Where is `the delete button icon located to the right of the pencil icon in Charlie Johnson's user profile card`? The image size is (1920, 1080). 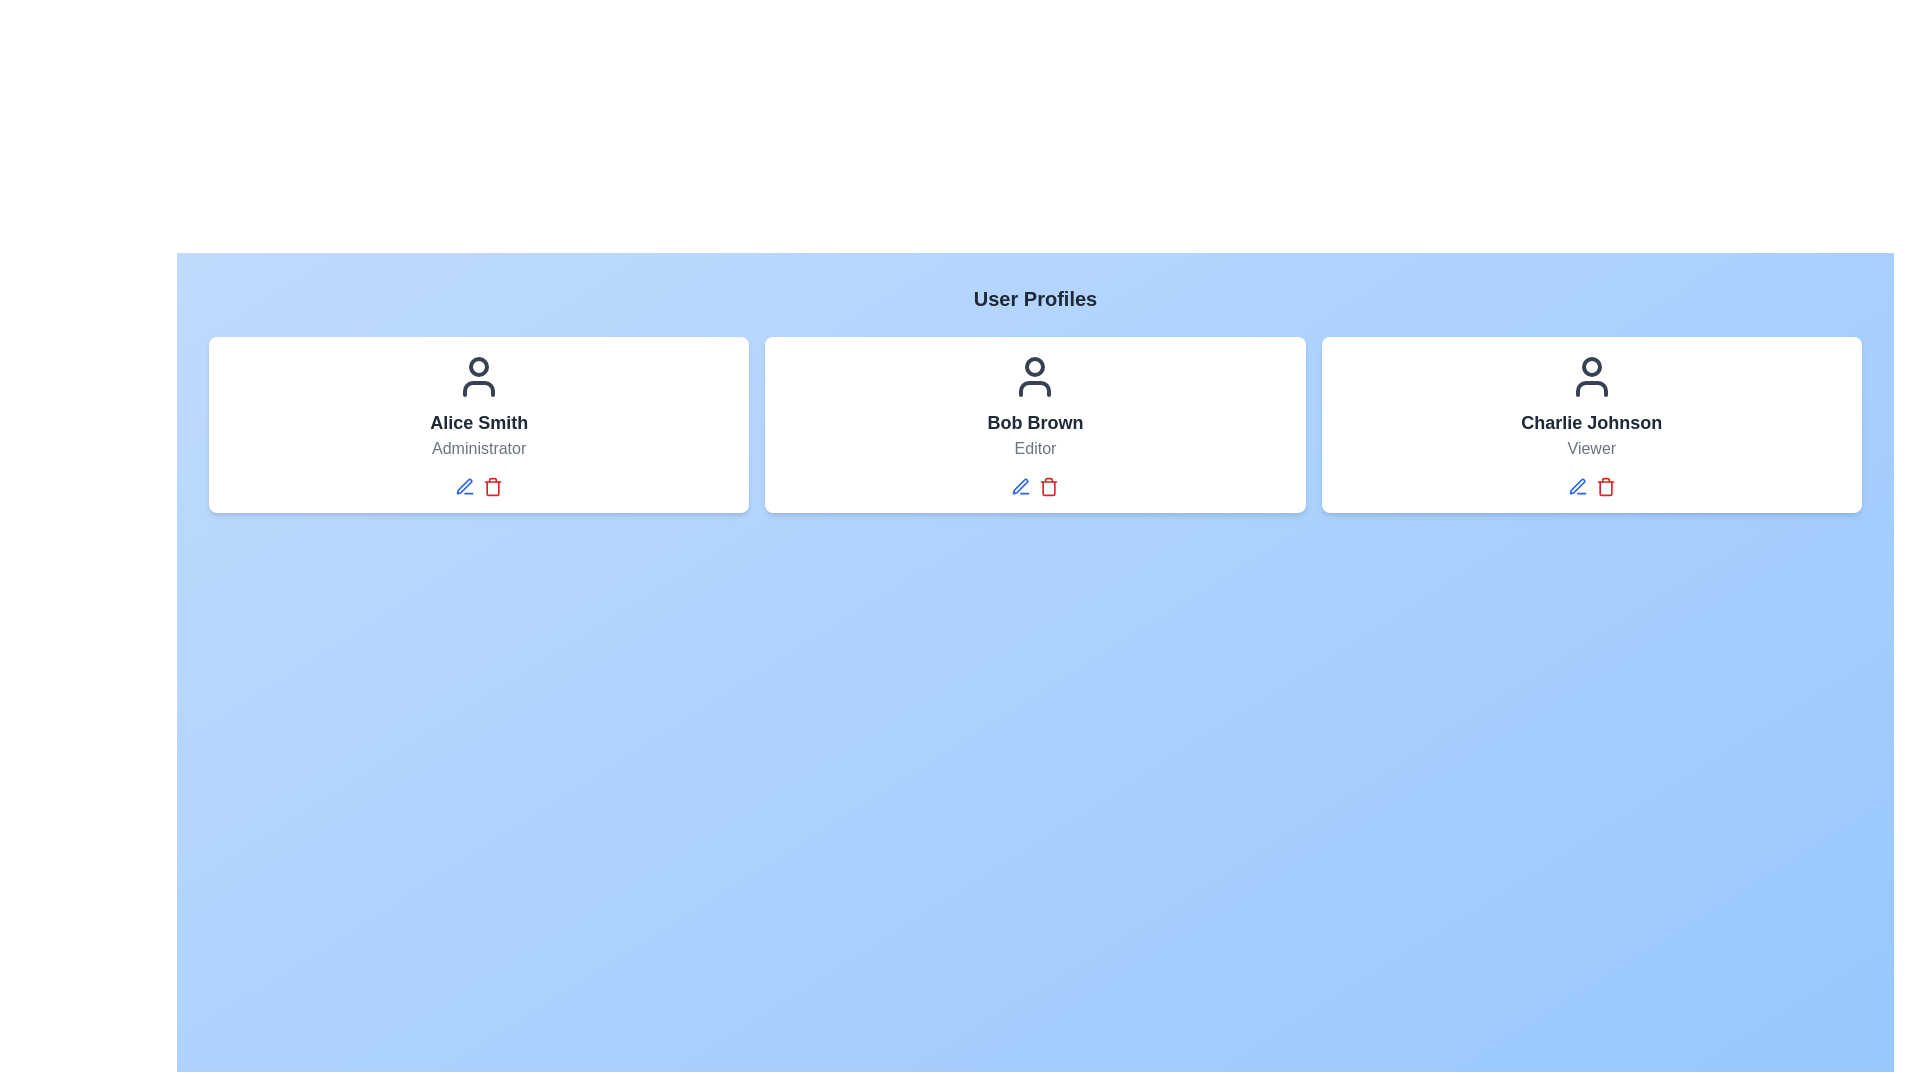
the delete button icon located to the right of the pencil icon in Charlie Johnson's user profile card is located at coordinates (1605, 486).